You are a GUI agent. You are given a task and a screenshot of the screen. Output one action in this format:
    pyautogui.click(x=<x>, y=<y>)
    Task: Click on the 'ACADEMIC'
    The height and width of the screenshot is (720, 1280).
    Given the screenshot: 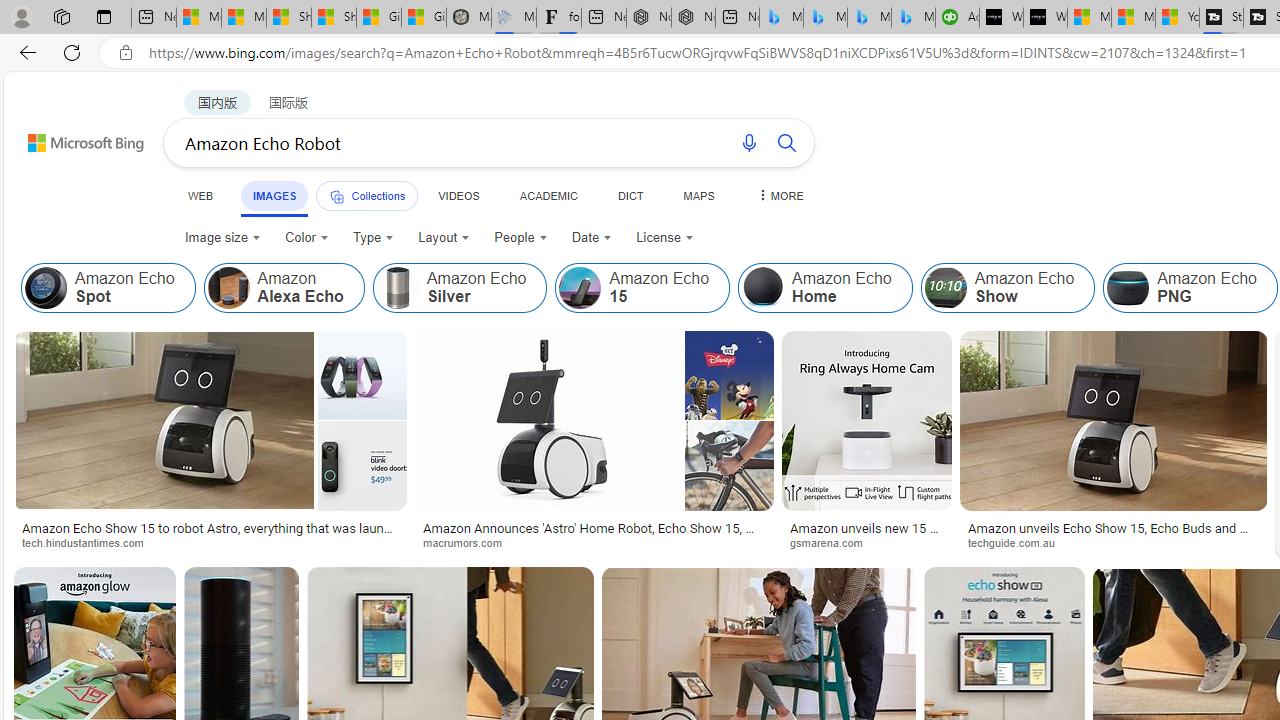 What is the action you would take?
    pyautogui.click(x=548, y=195)
    